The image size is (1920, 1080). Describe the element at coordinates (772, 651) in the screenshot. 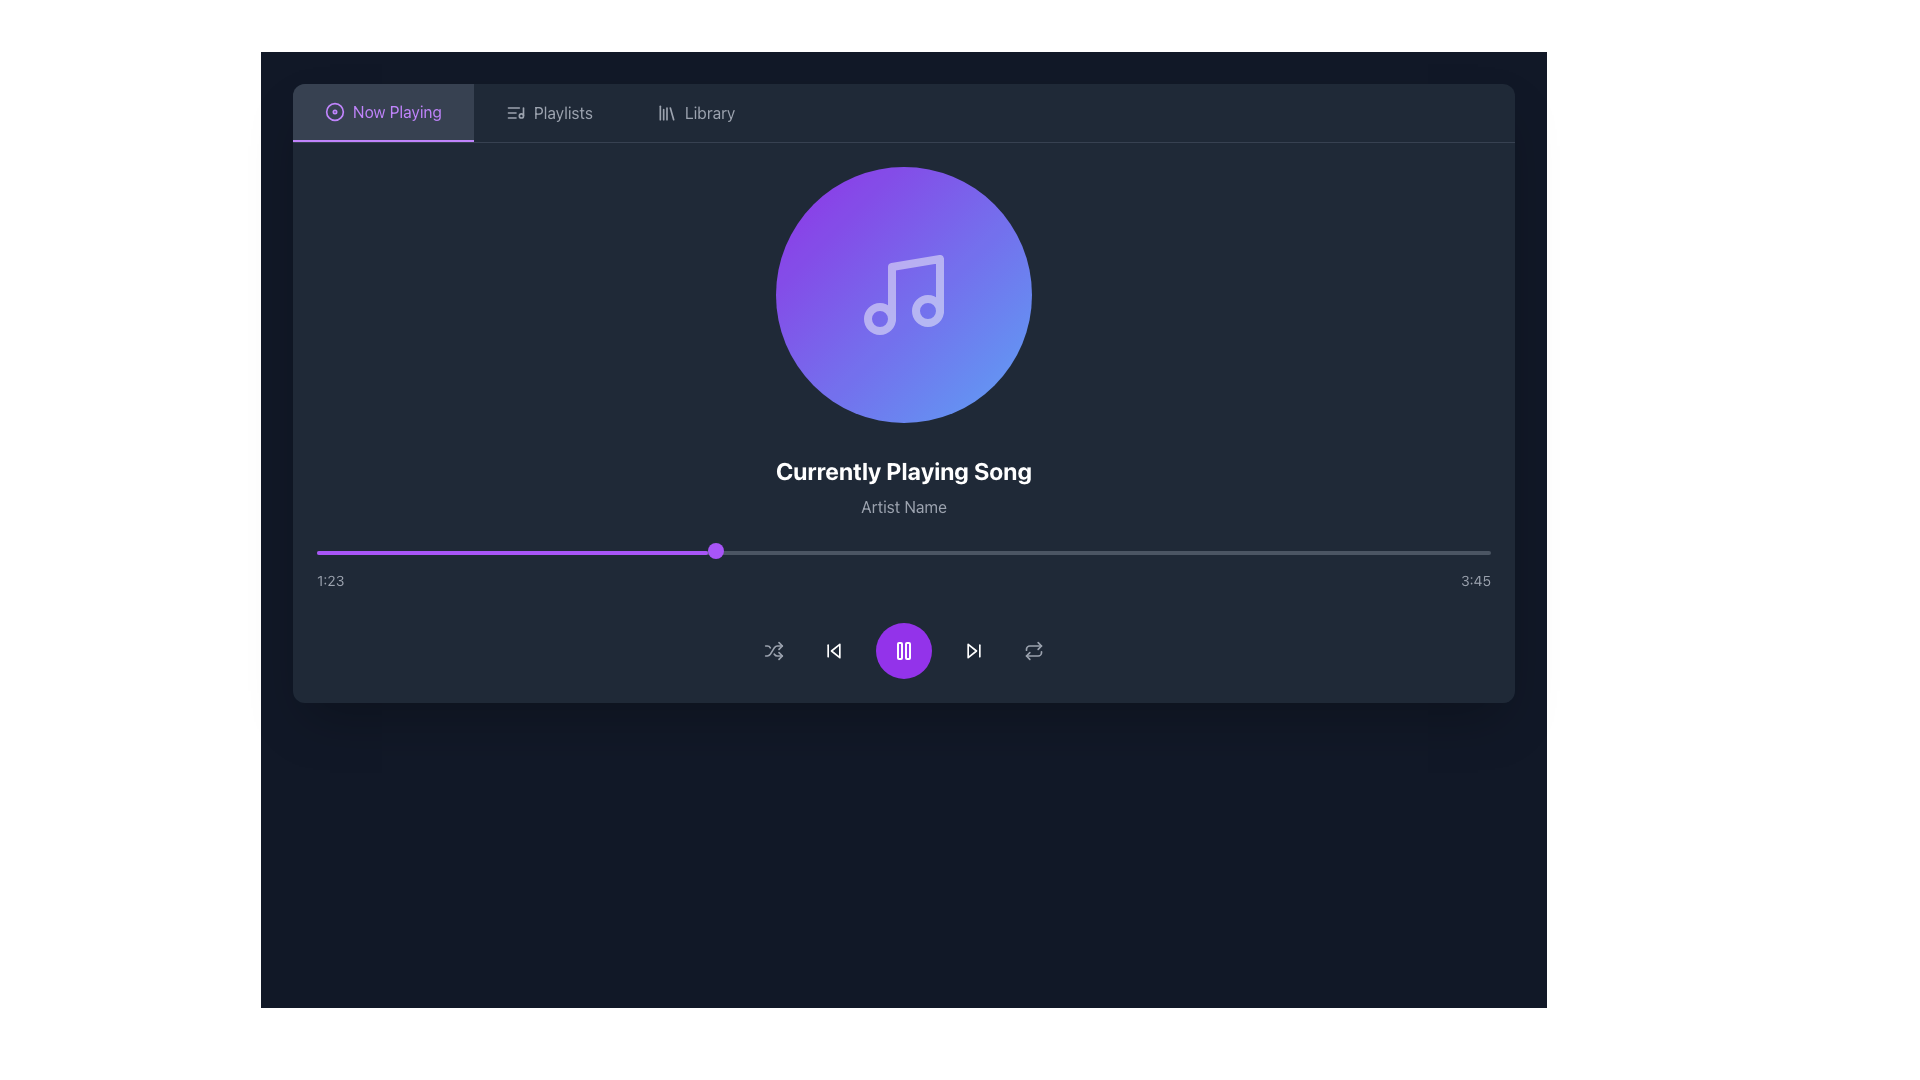

I see `the shuffle toggle icon button located at the far right of the control button row beneath the media player area` at that location.